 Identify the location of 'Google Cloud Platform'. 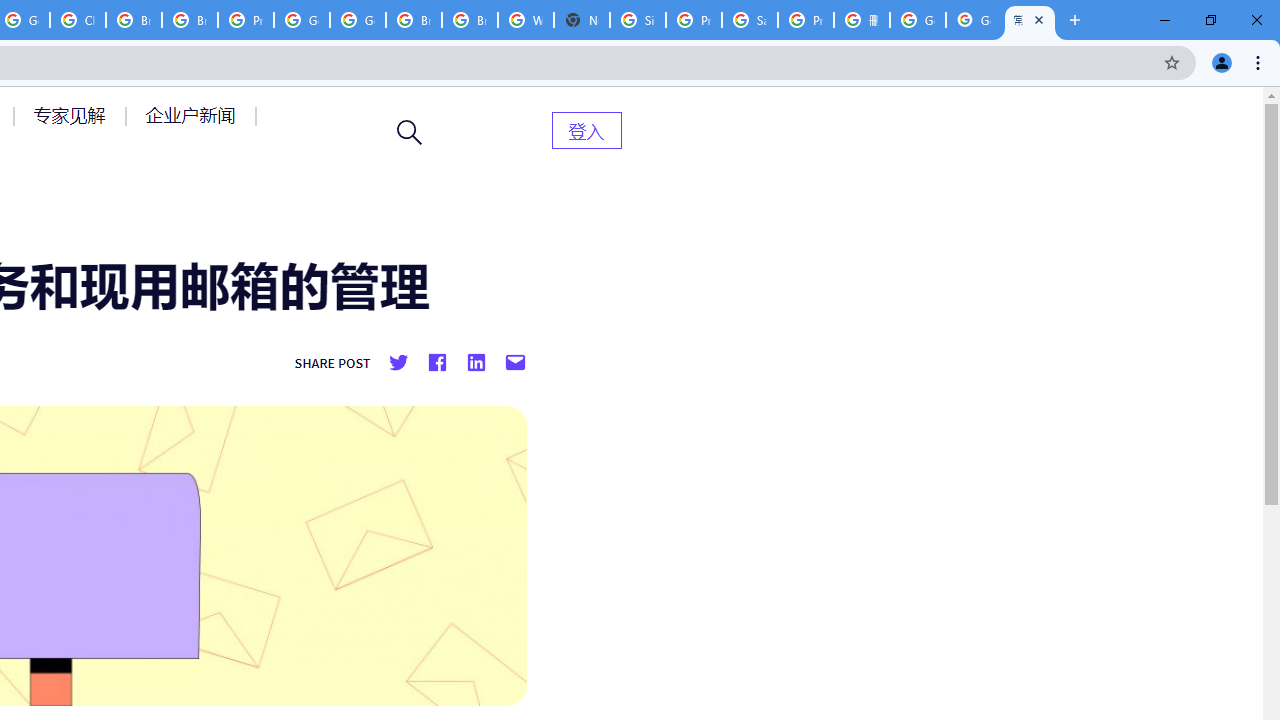
(301, 20).